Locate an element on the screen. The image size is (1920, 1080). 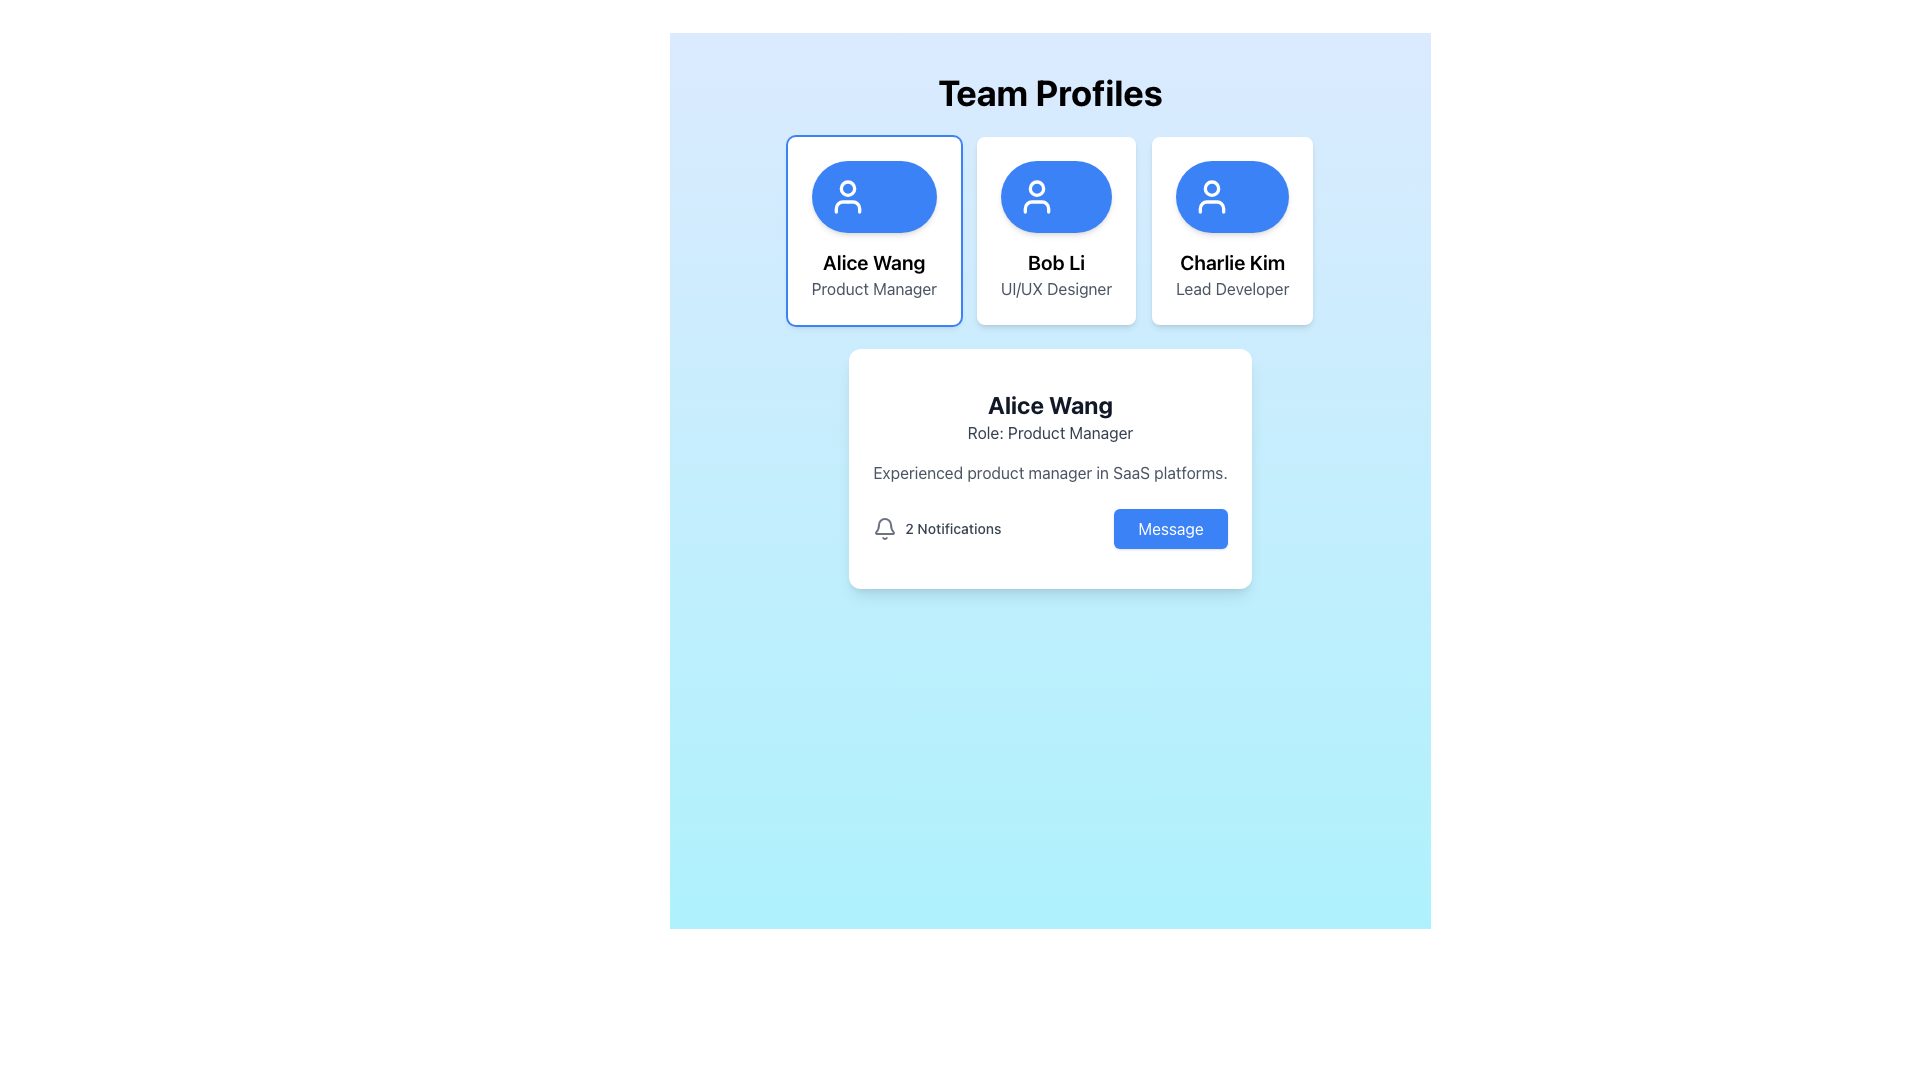
static text label indicating the number of notifications, located in the bottom left section of the white card, just right of the bell icon is located at coordinates (952, 527).